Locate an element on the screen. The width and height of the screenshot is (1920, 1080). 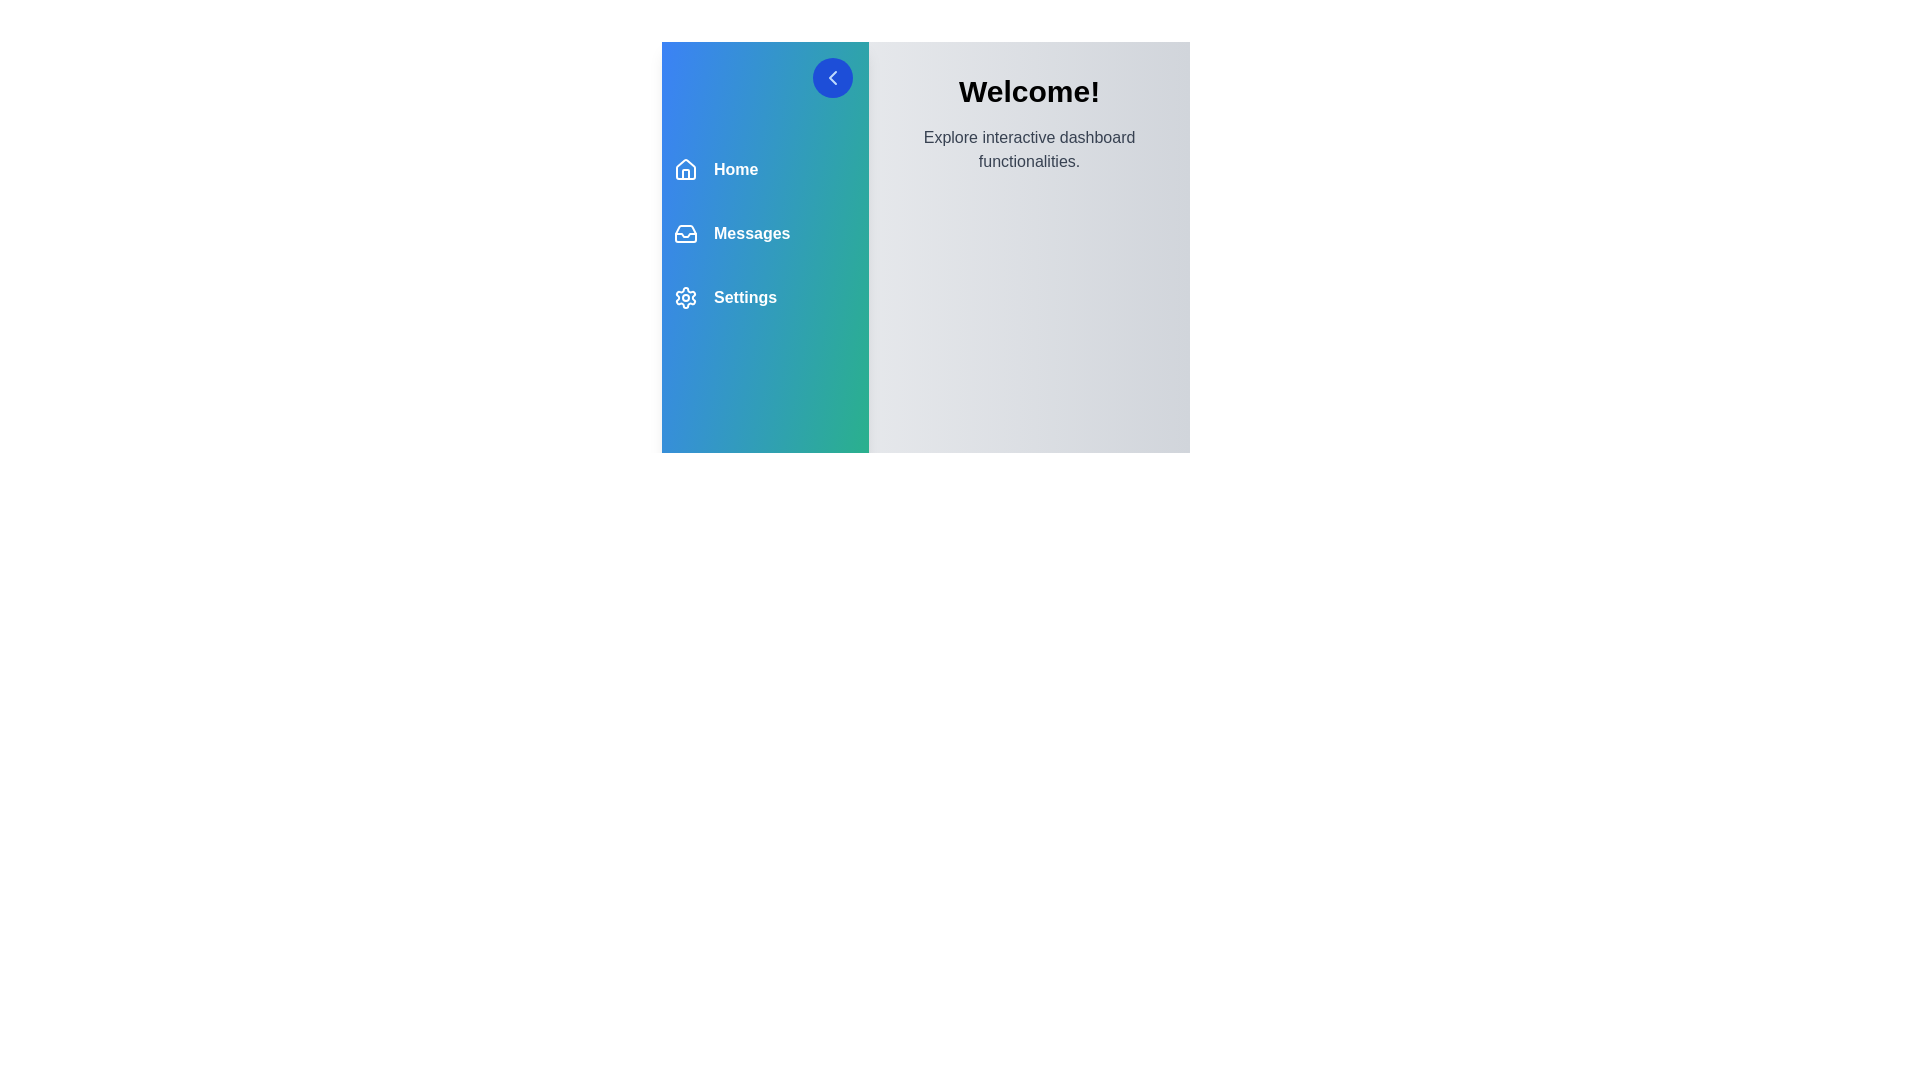
the 'Messages' Navigation Button is located at coordinates (731, 233).